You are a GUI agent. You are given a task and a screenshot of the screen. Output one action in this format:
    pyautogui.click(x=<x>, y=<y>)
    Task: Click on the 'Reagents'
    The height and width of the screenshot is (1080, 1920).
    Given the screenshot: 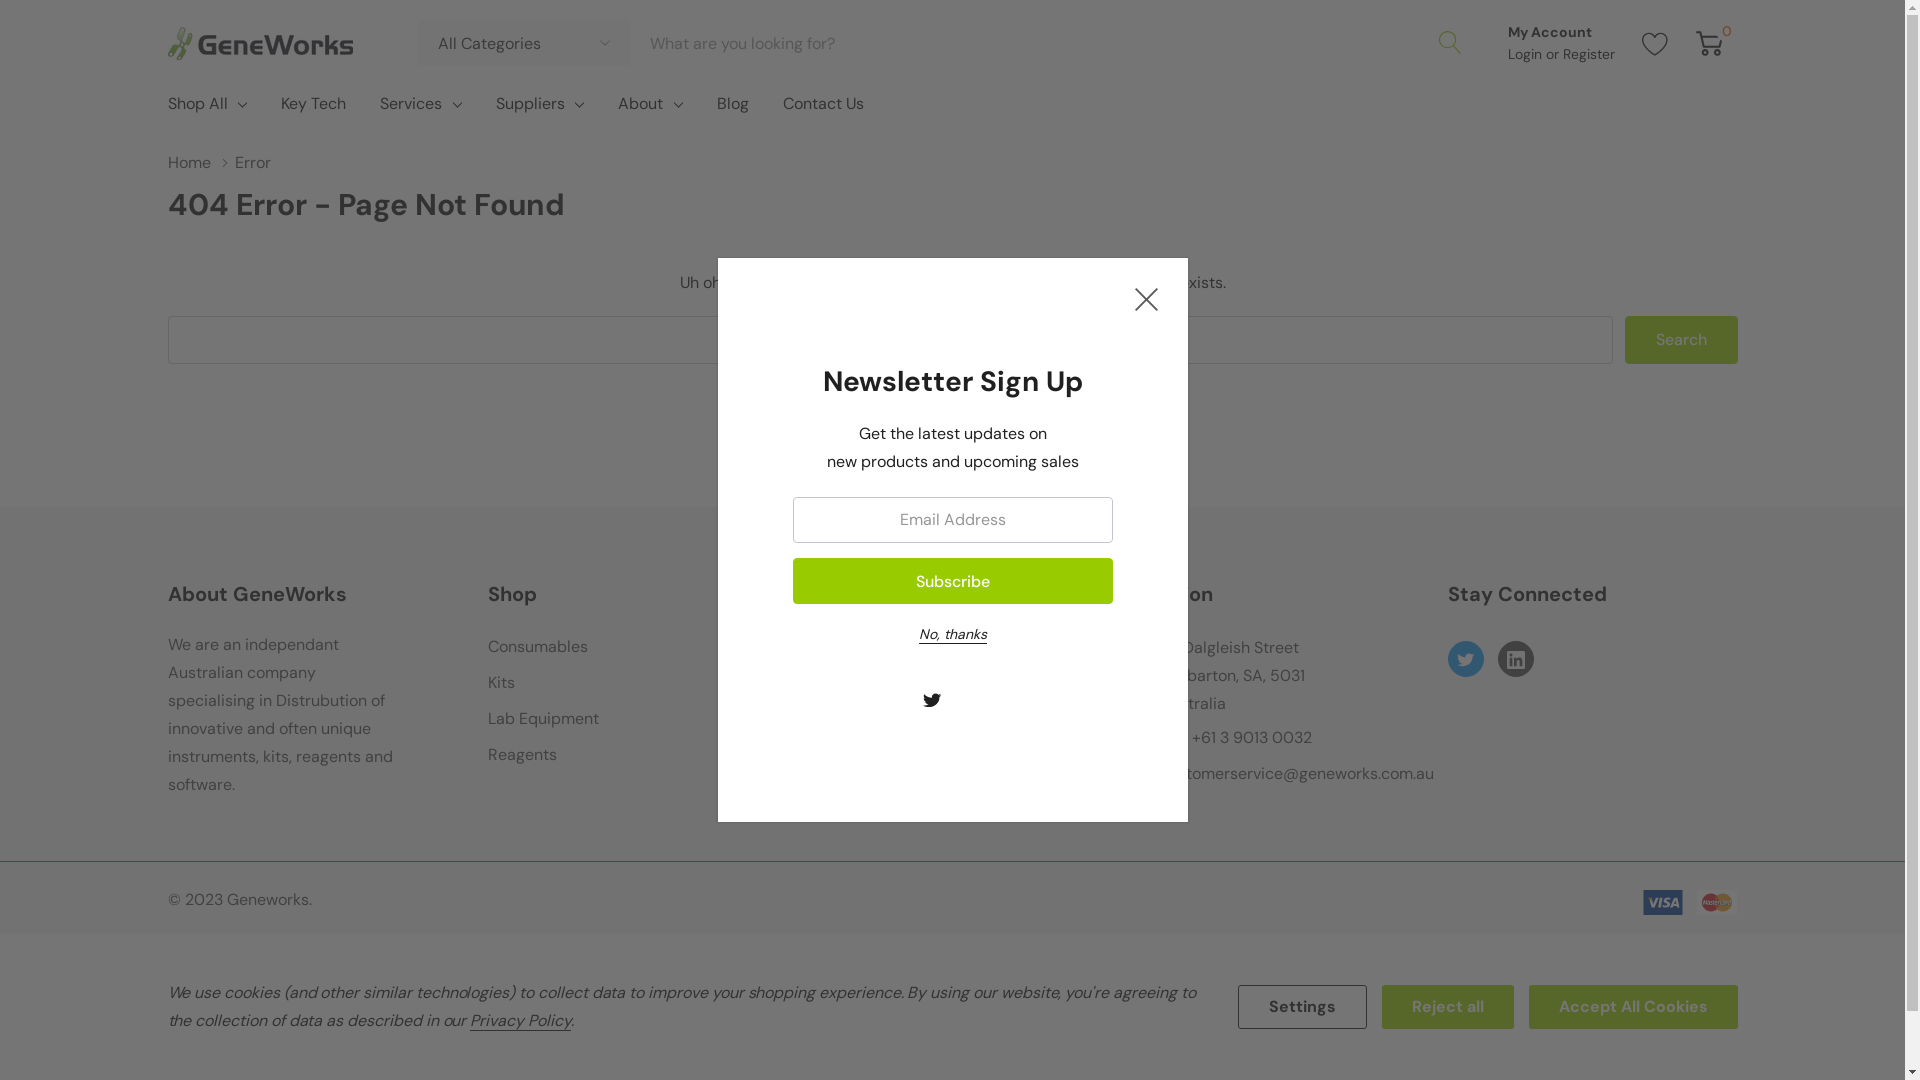 What is the action you would take?
    pyautogui.click(x=522, y=755)
    